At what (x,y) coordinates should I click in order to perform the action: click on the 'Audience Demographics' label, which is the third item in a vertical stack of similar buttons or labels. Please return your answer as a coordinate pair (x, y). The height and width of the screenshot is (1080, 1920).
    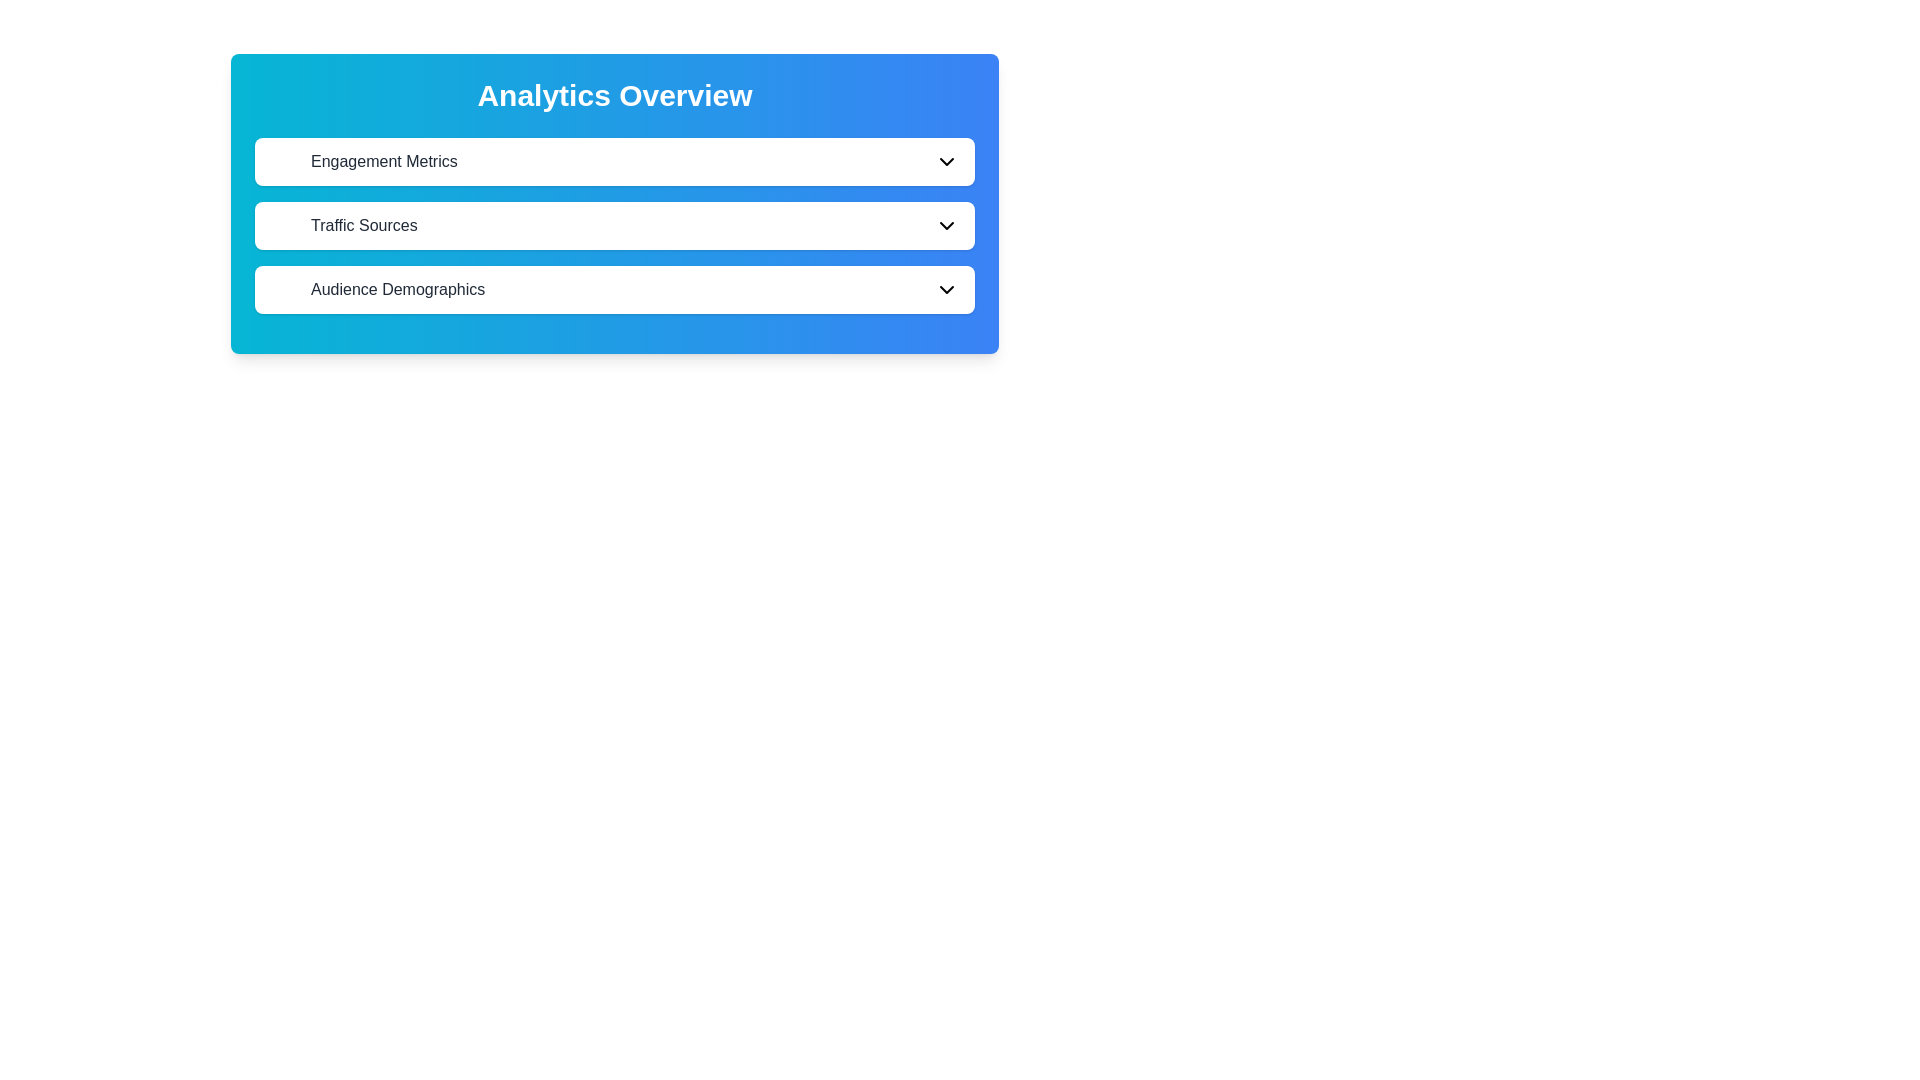
    Looking at the image, I should click on (378, 289).